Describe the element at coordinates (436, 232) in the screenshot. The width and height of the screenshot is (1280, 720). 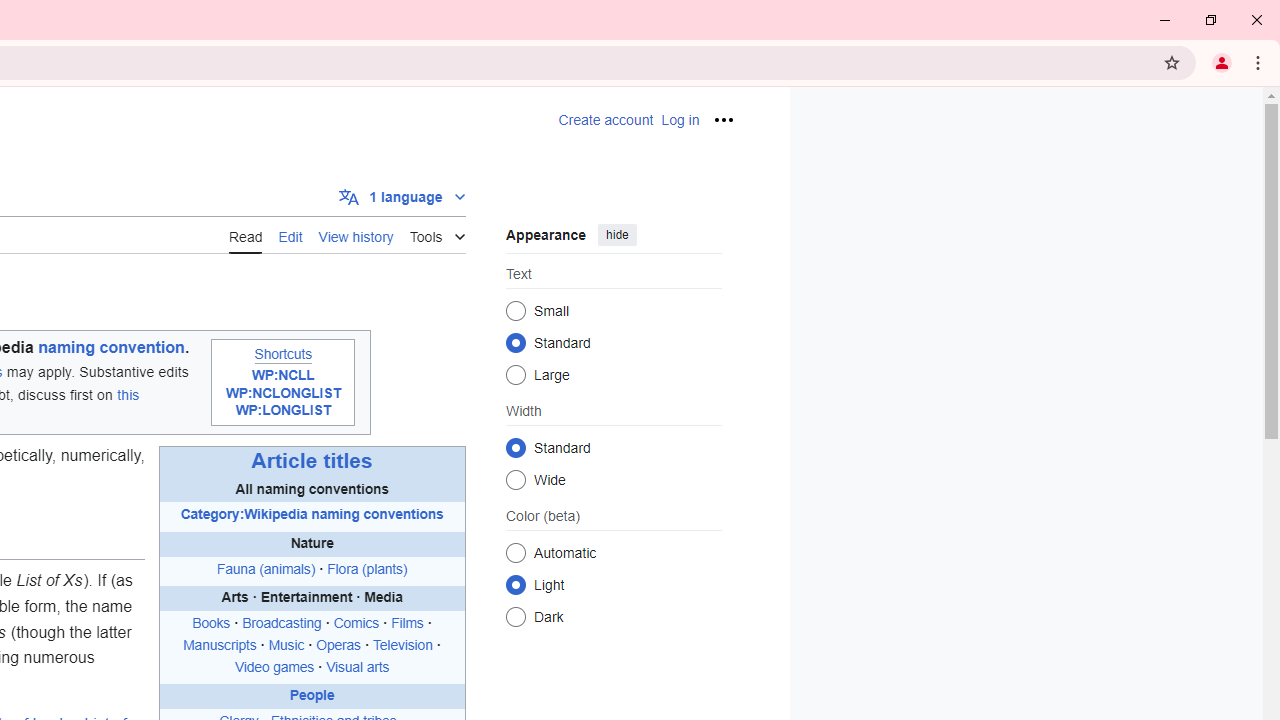
I see `'Tools'` at that location.